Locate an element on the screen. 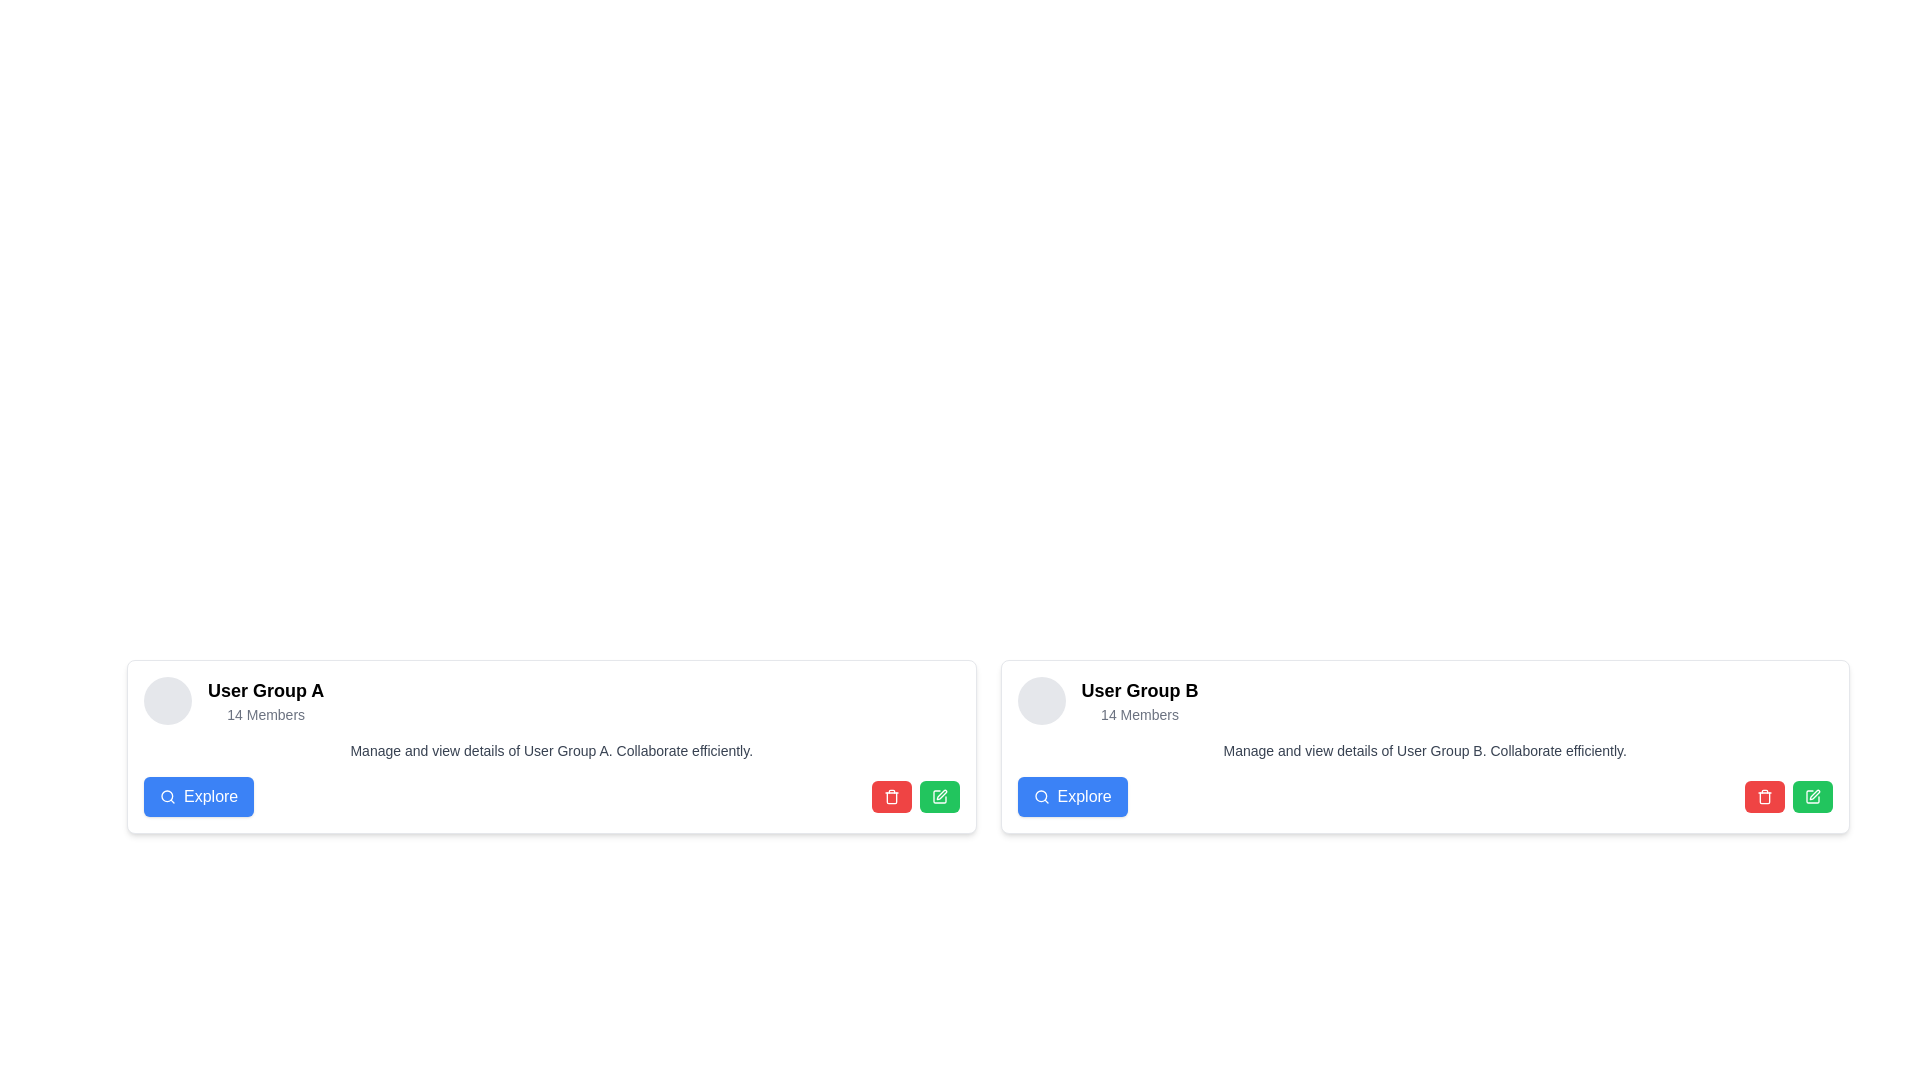 The width and height of the screenshot is (1920, 1080). the text label that serves as the title or name of the user group, which is positioned at the top left corner of the card, aligned with the user group icon is located at coordinates (265, 689).